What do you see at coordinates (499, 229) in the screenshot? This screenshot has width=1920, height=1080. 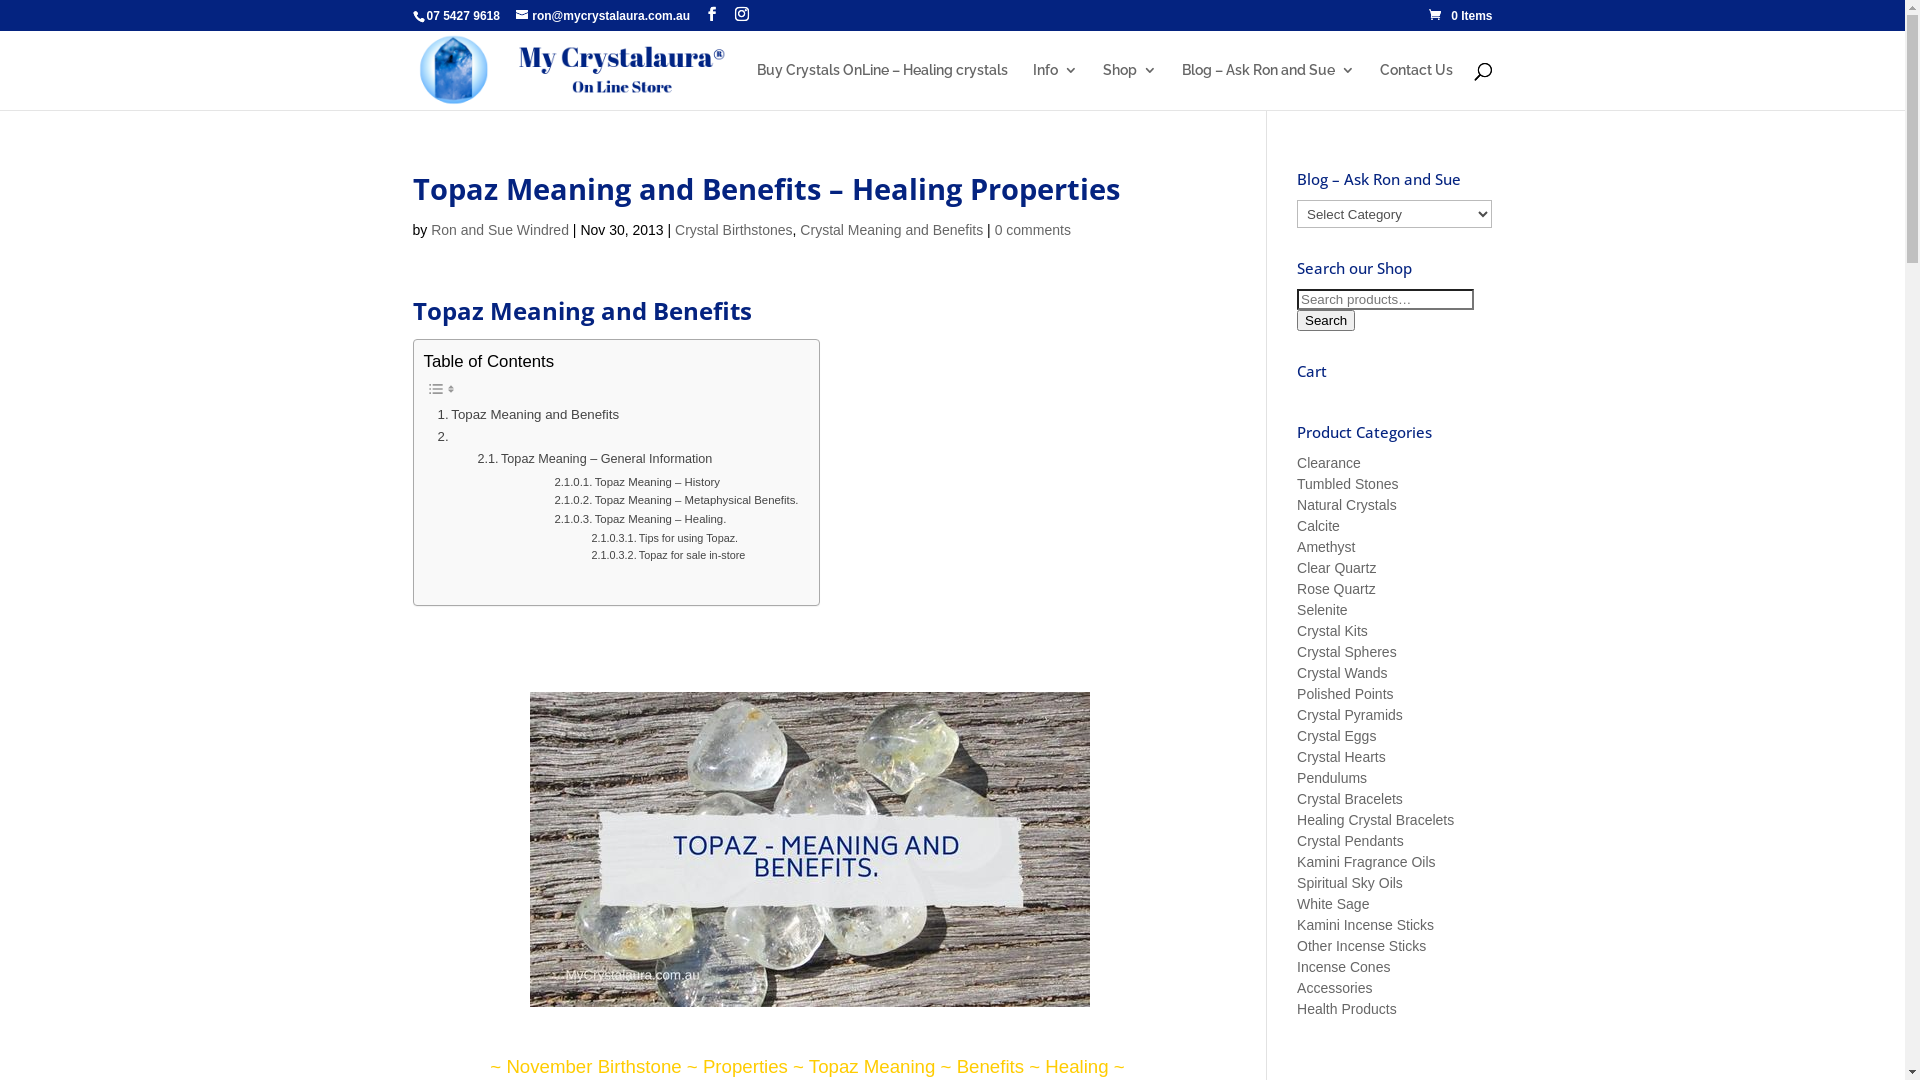 I see `'Ron and Sue Windred'` at bounding box center [499, 229].